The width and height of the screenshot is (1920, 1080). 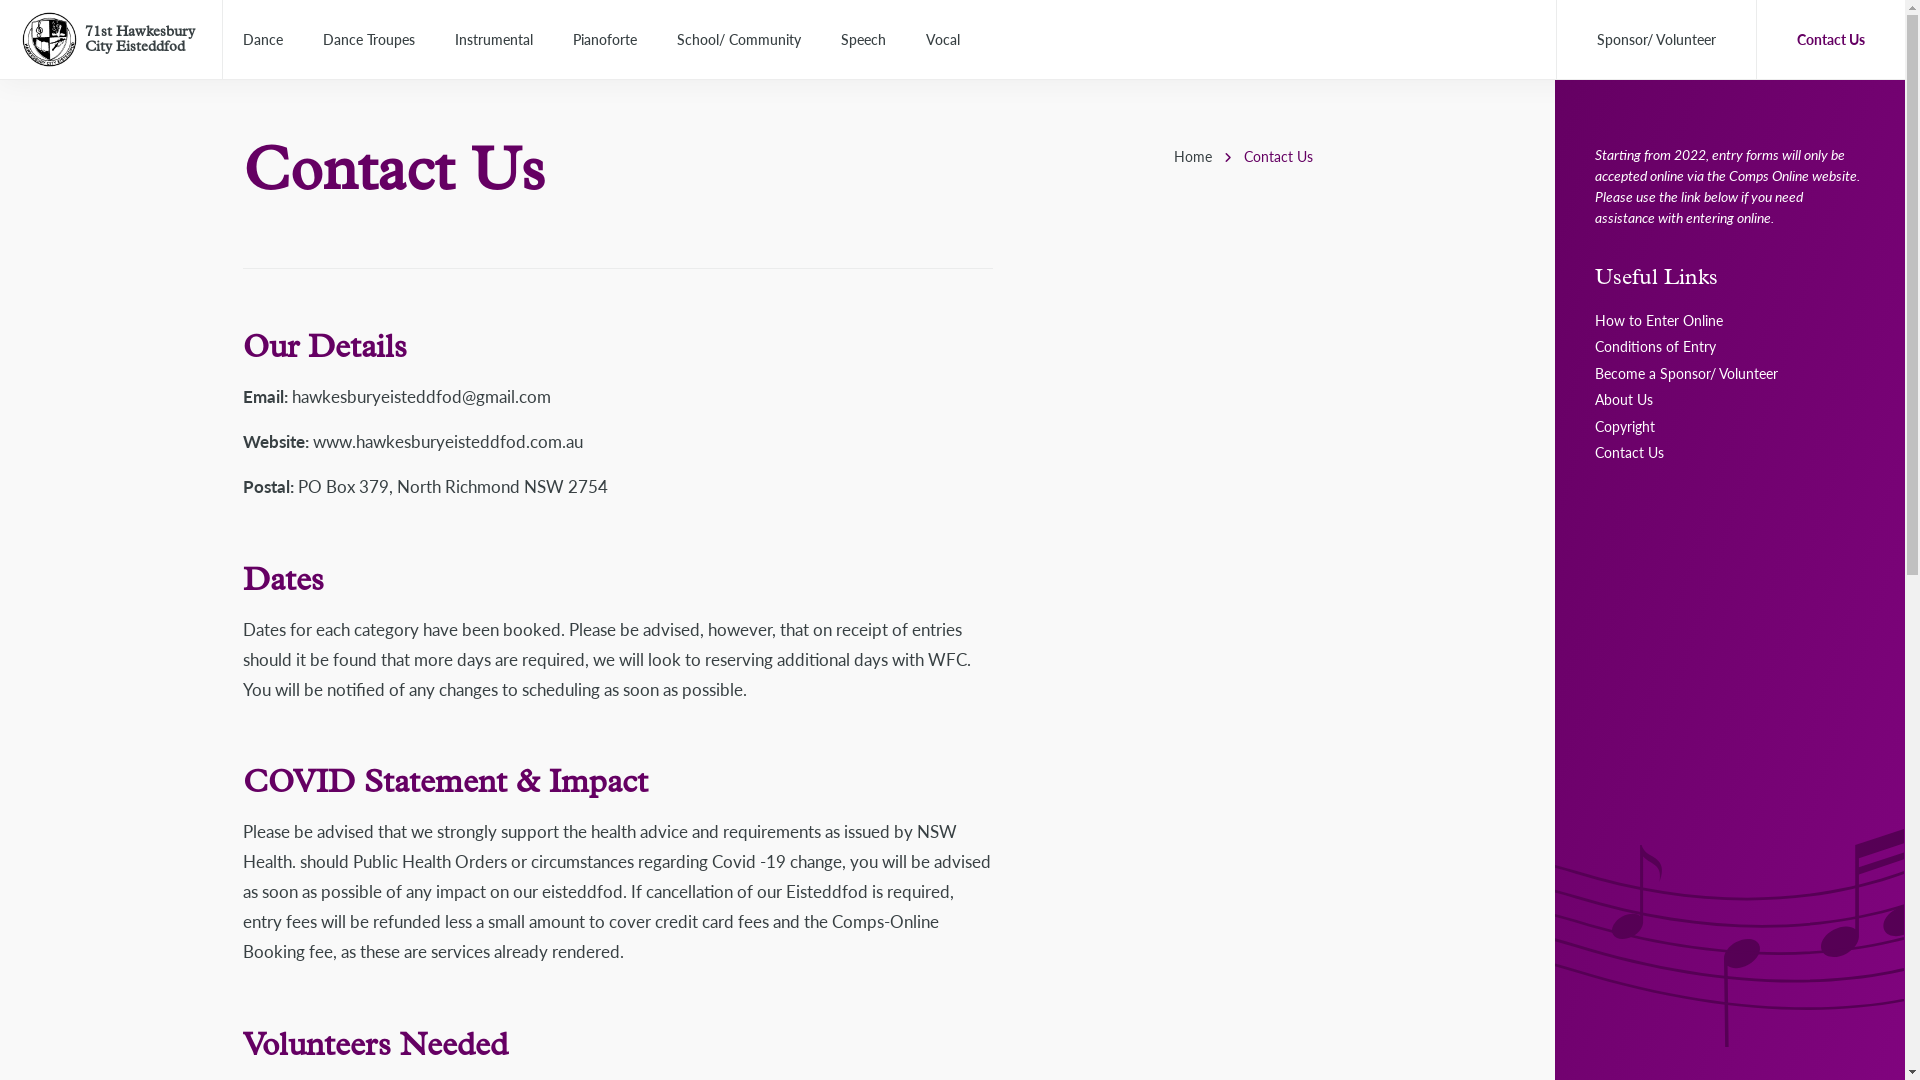 I want to click on 'Speech', so click(x=863, y=39).